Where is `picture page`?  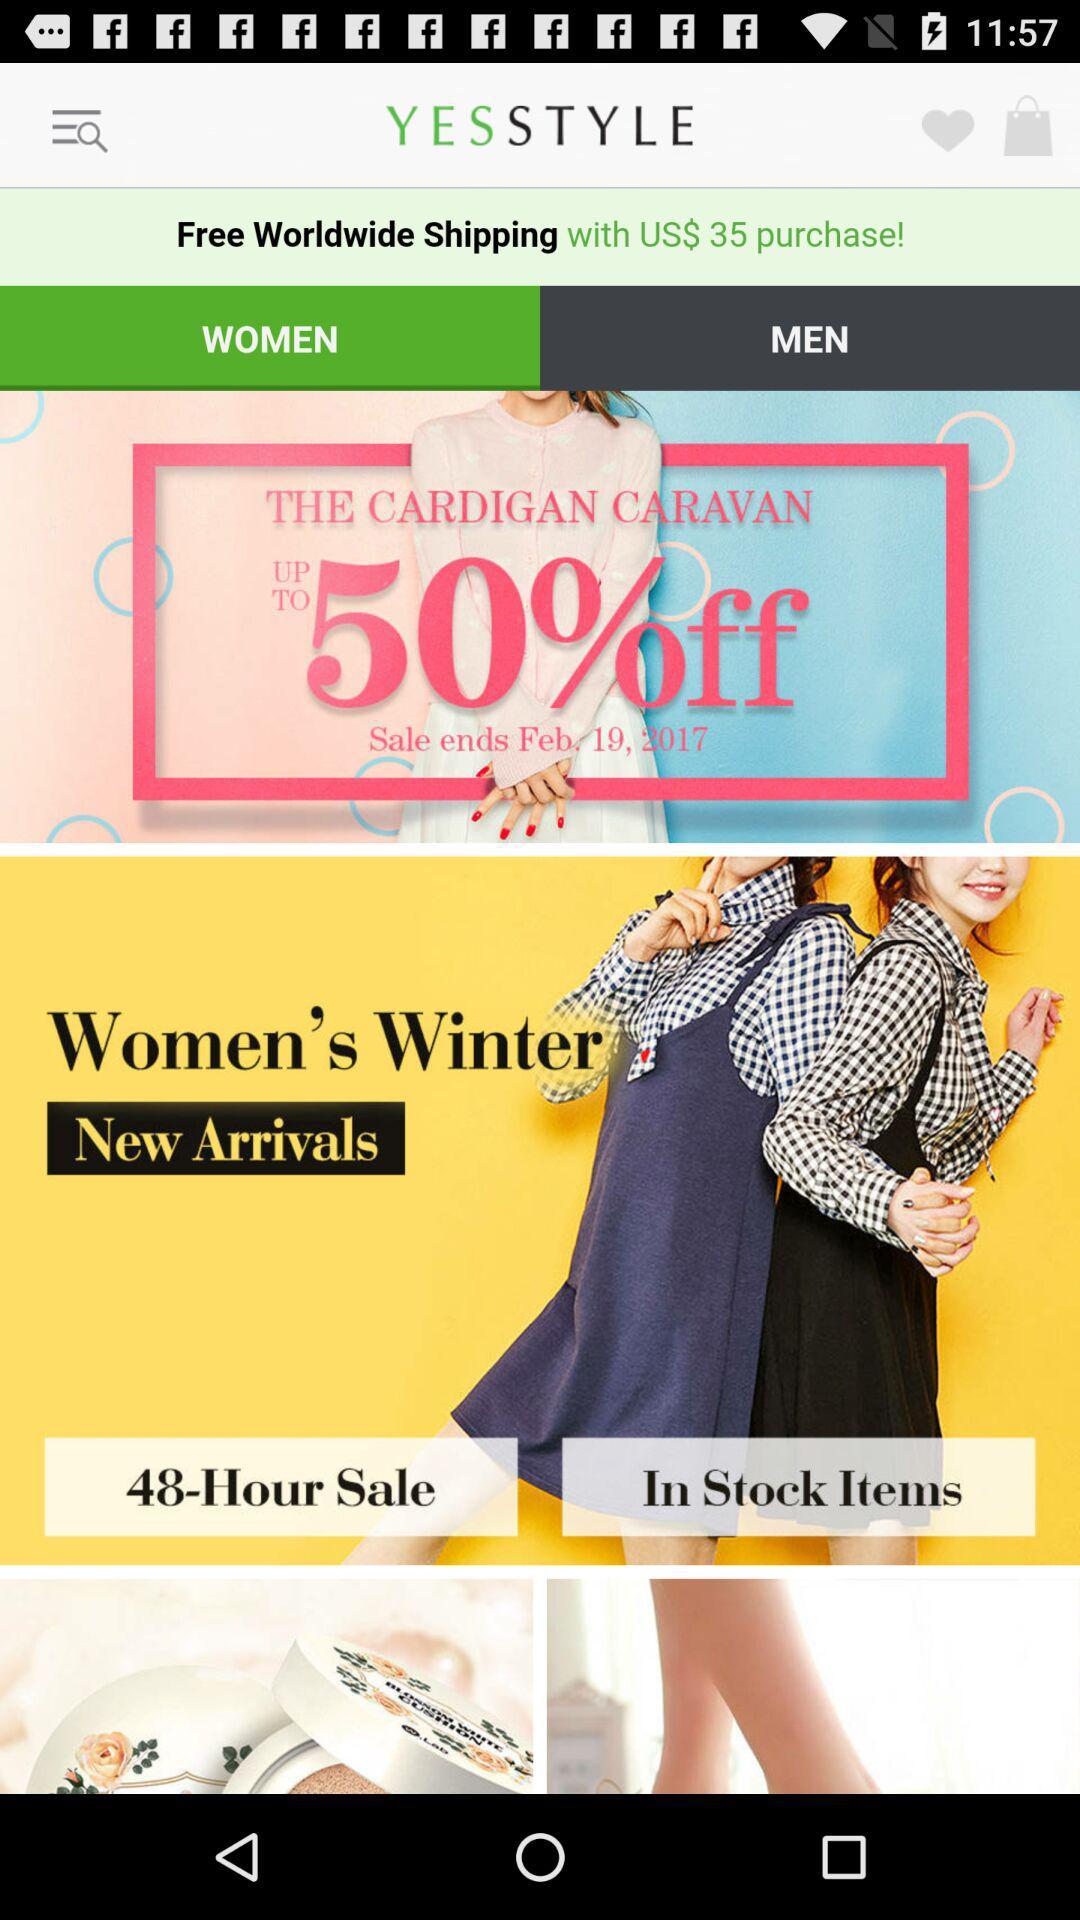
picture page is located at coordinates (810, 1480).